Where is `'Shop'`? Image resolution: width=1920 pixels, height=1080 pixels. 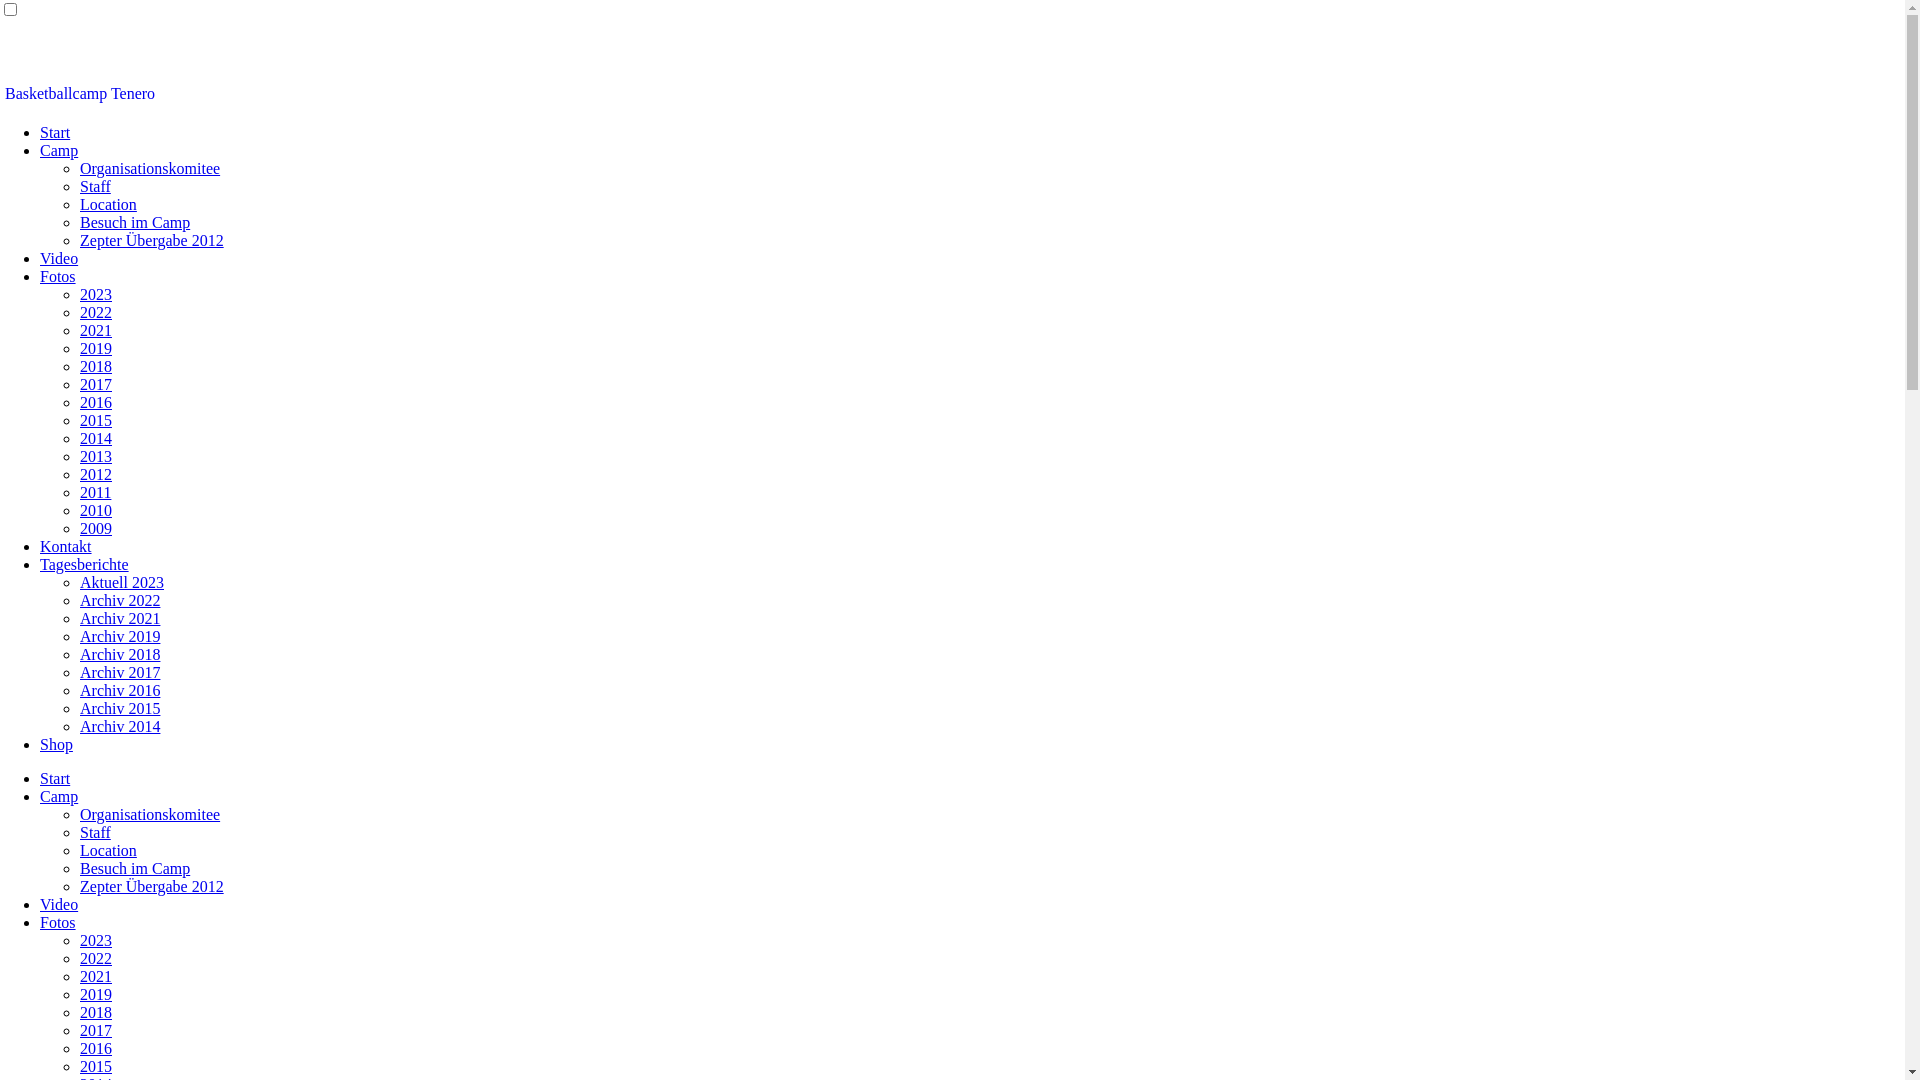 'Shop' is located at coordinates (56, 744).